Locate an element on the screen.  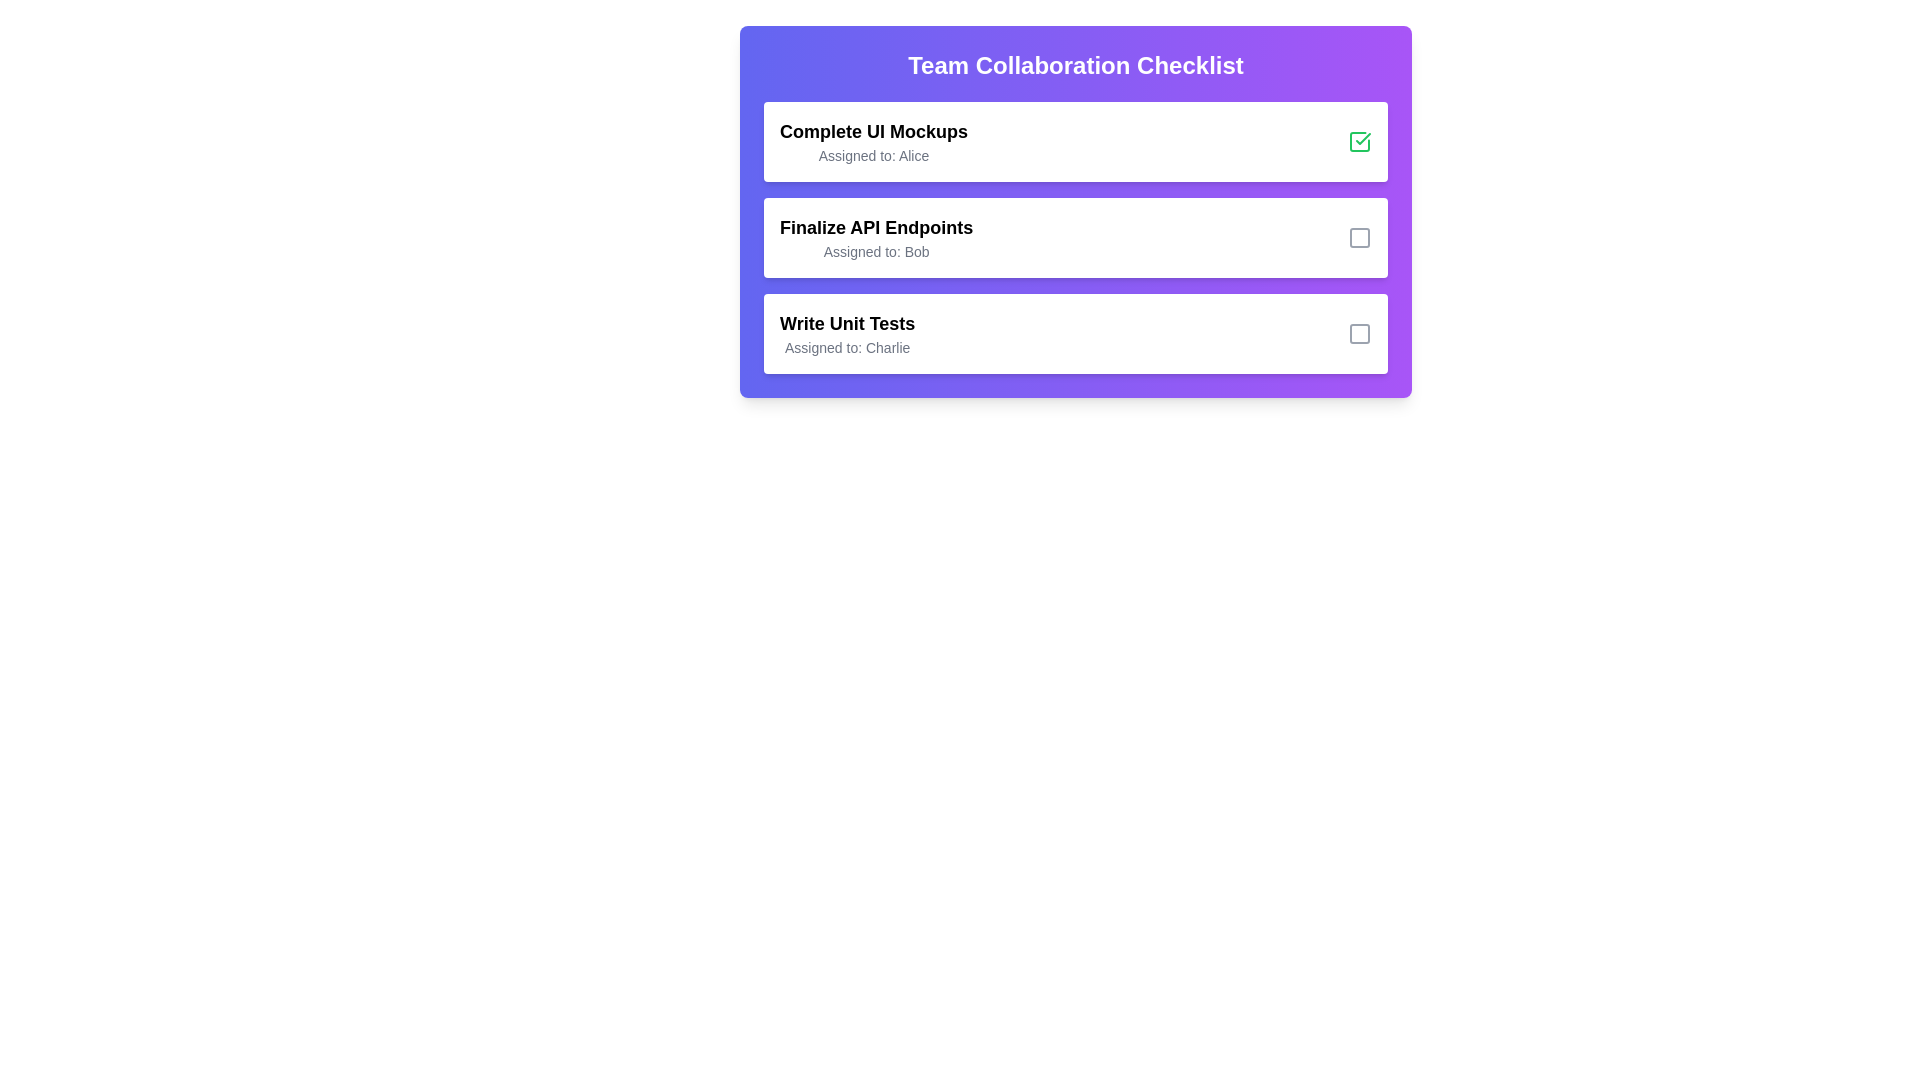
the checklist item labeled 'Finalize API Endpoints' assigned to 'Bob' in the 'Team Collaboration Checklist' is located at coordinates (1074, 237).